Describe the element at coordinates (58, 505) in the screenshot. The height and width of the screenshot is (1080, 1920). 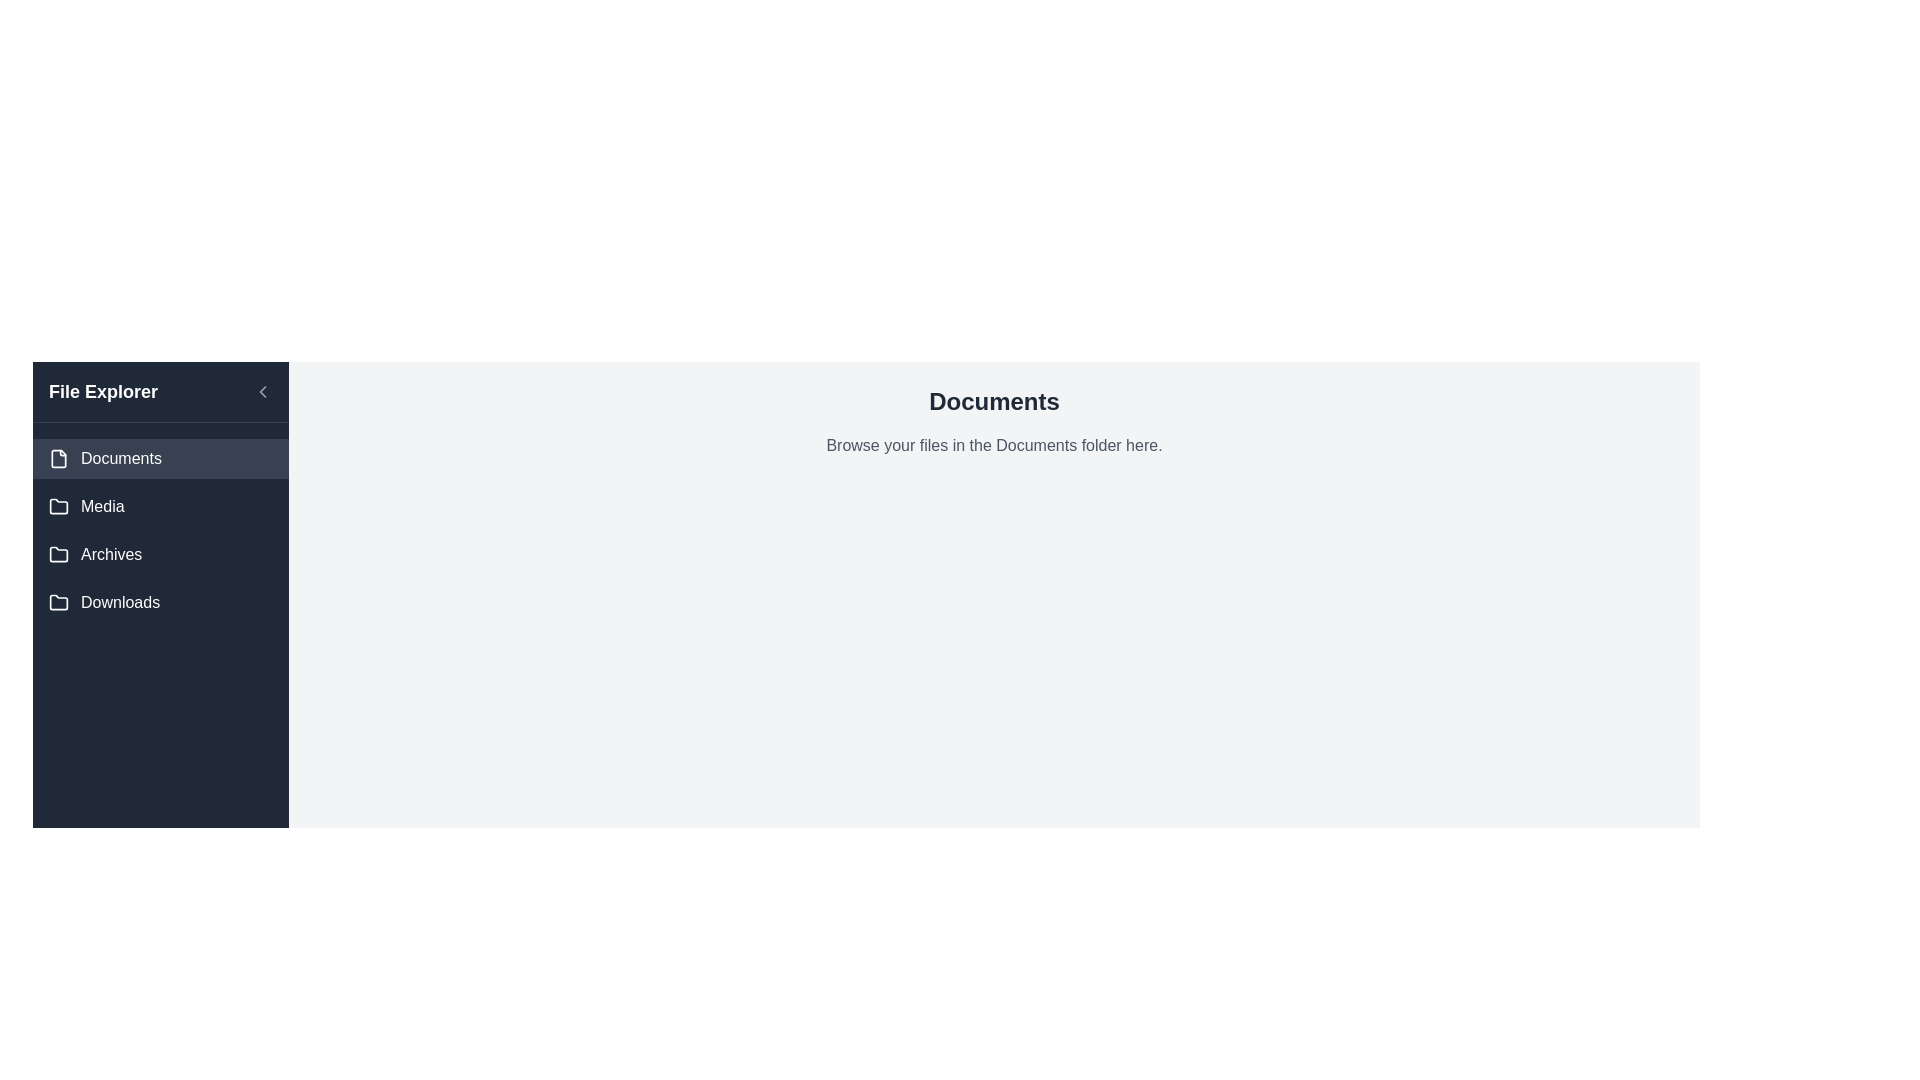
I see `the appearance of the decorative visual indicator icon associated with the 'Media' menu item in the 'File Explorer' menu, located to the left of the text 'Media'` at that location.